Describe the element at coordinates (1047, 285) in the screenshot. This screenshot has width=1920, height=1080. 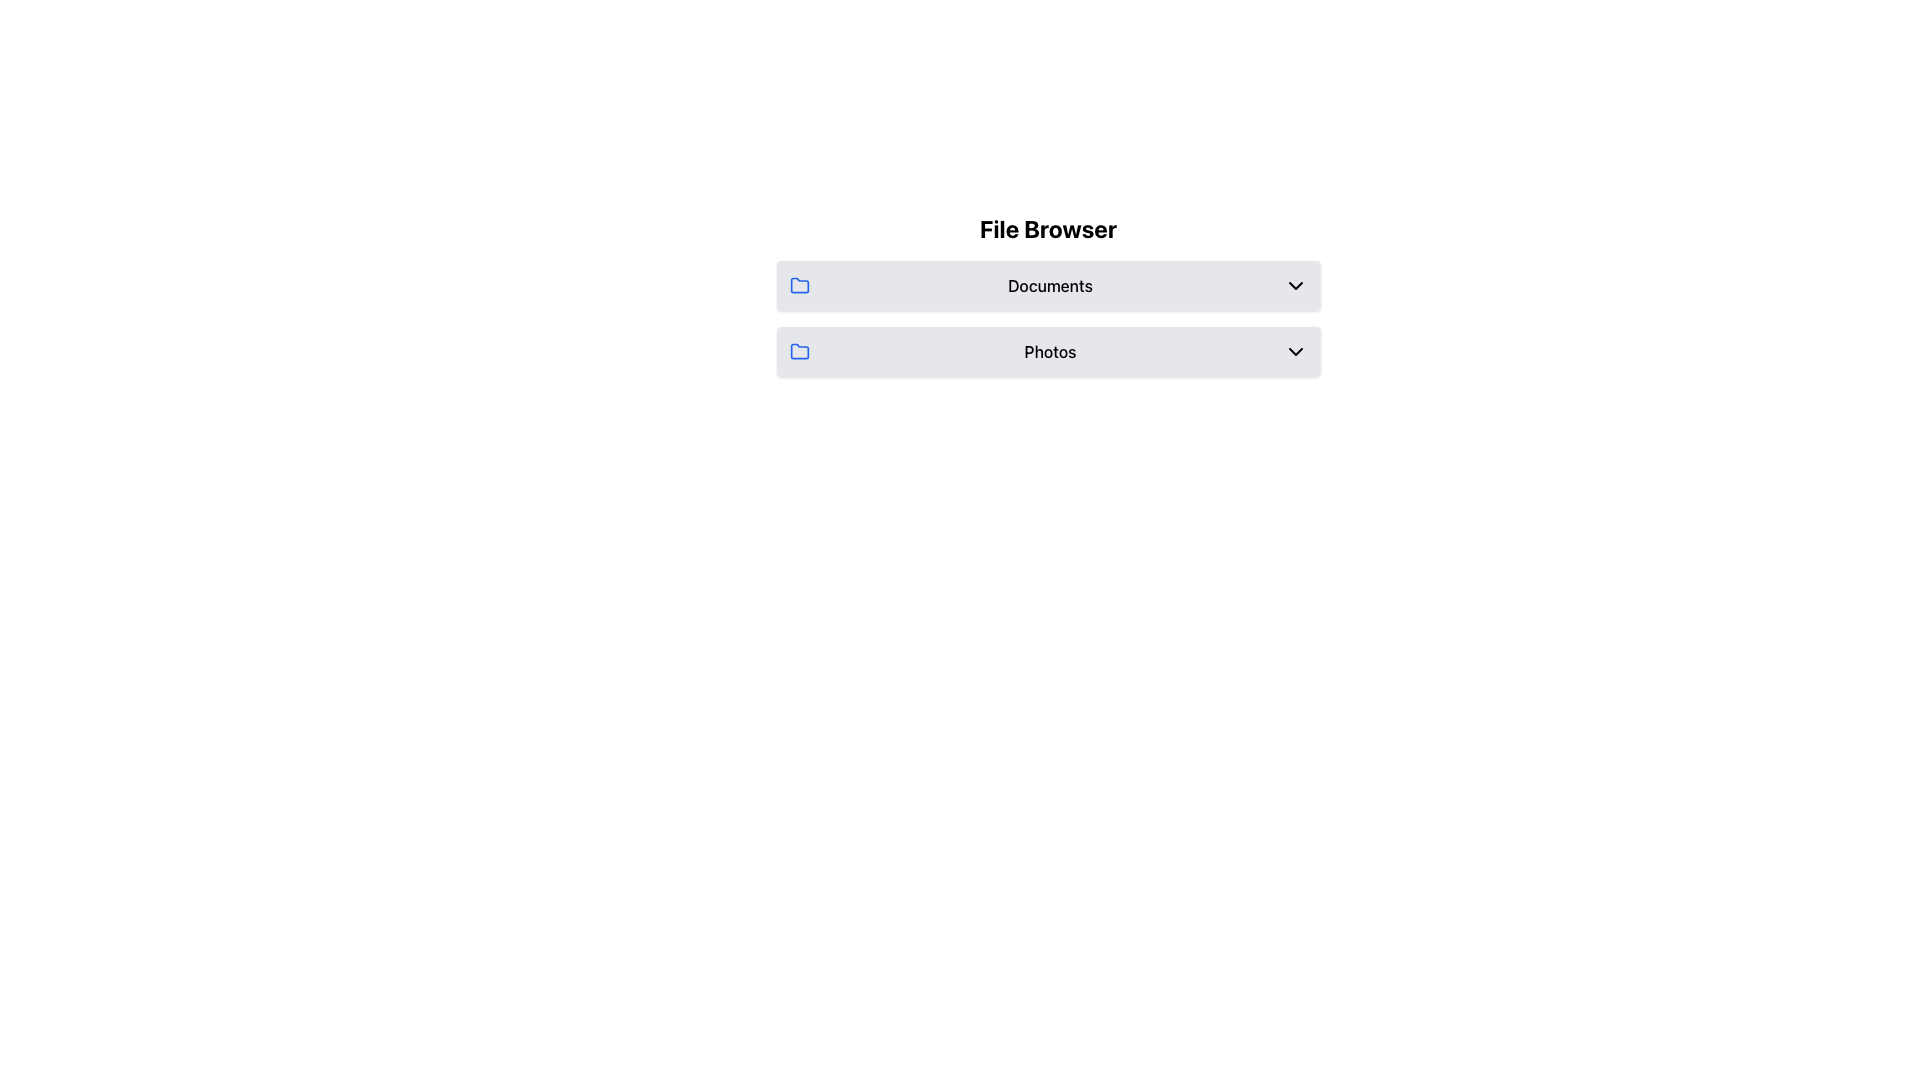
I see `the first item` at that location.